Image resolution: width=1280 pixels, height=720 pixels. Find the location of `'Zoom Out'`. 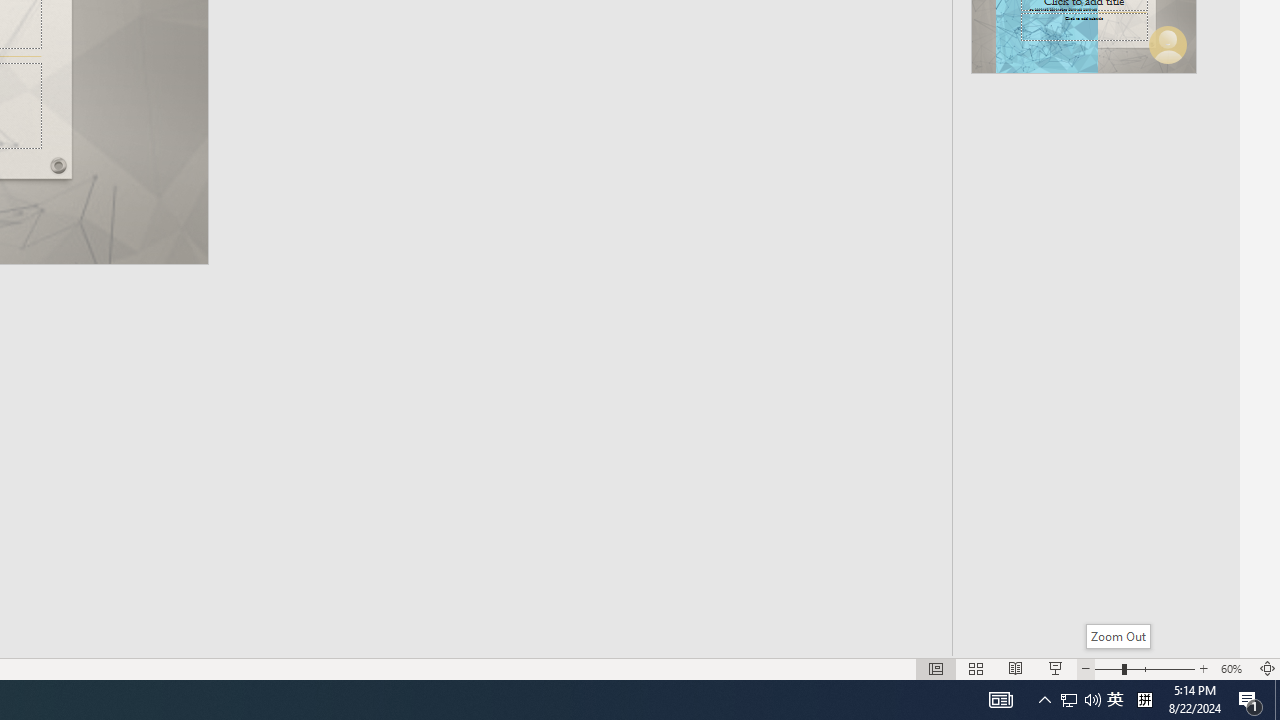

'Zoom Out' is located at coordinates (1117, 636).